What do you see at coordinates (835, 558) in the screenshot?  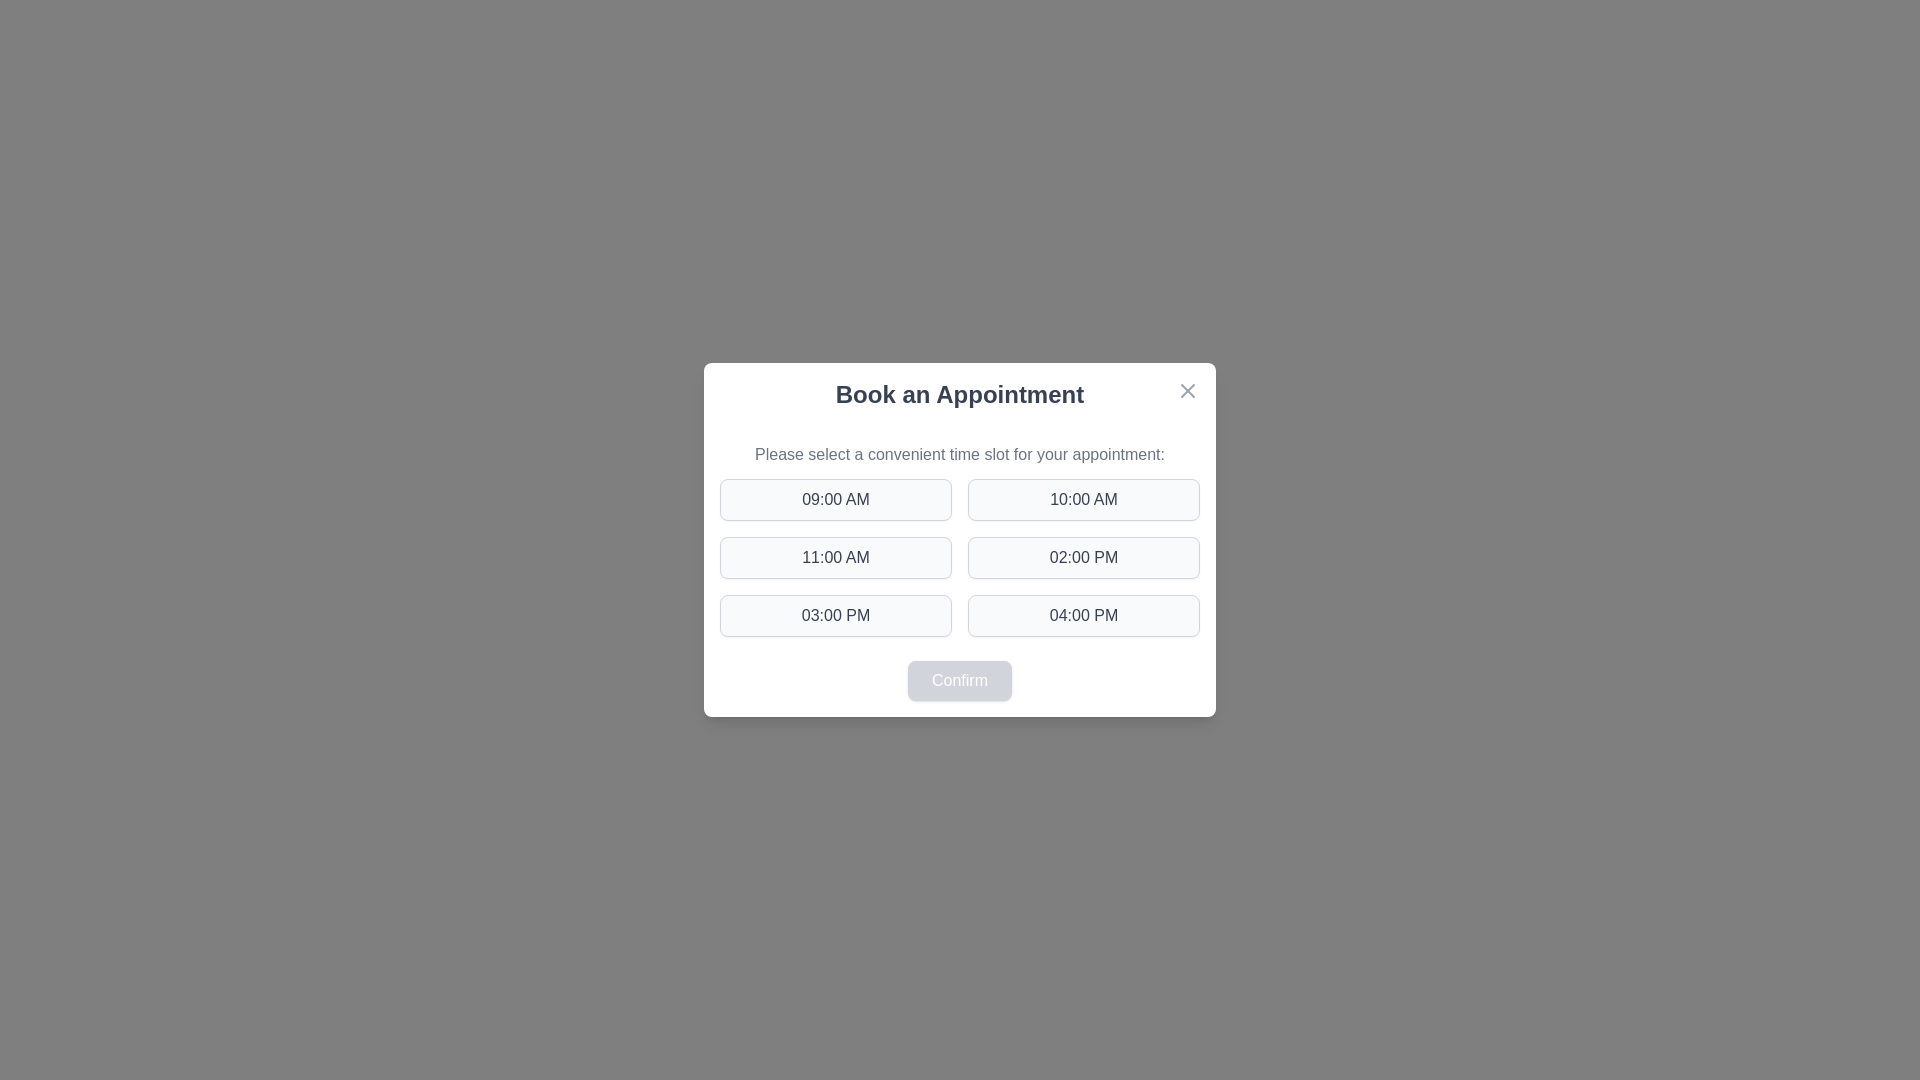 I see `the time slot button labeled 11:00 AM` at bounding box center [835, 558].